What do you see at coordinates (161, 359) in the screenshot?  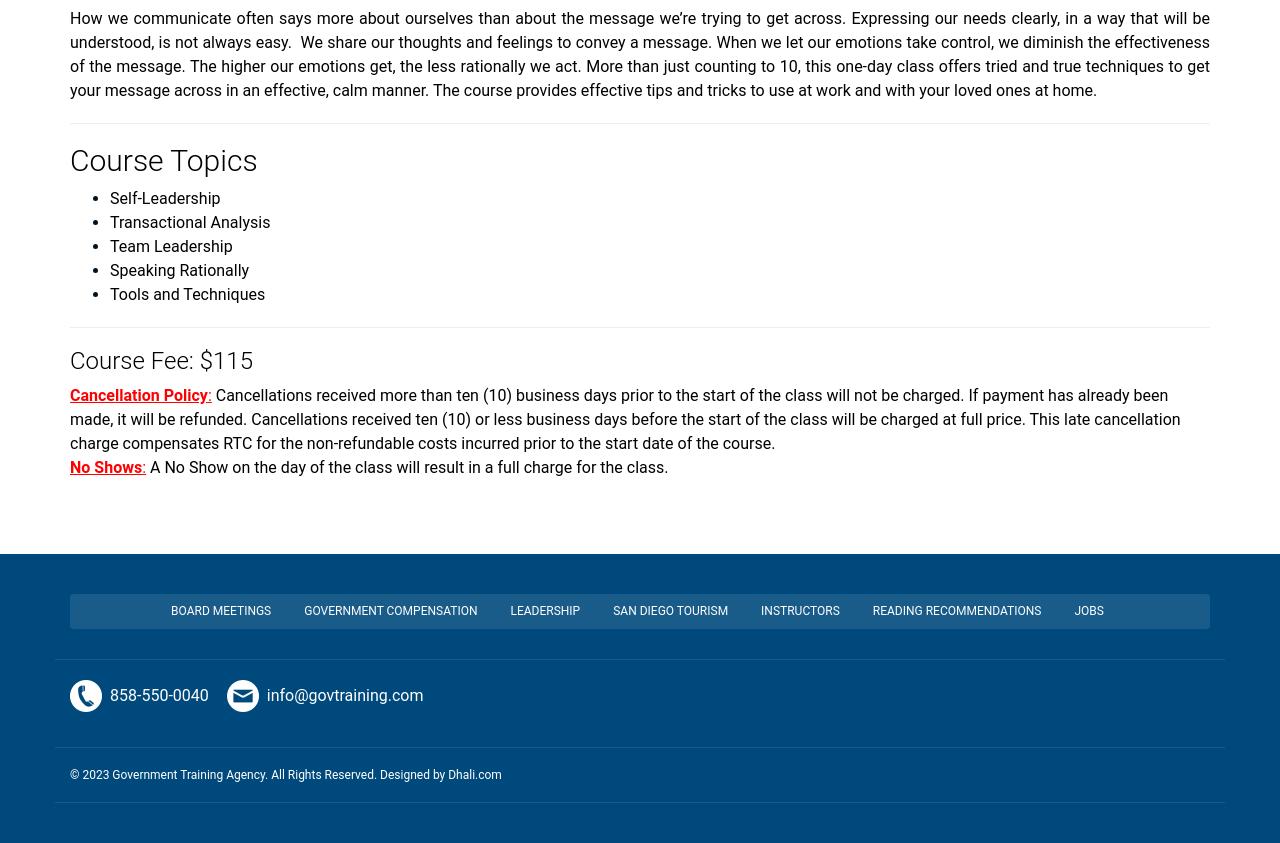 I see `'Course Fee: $115'` at bounding box center [161, 359].